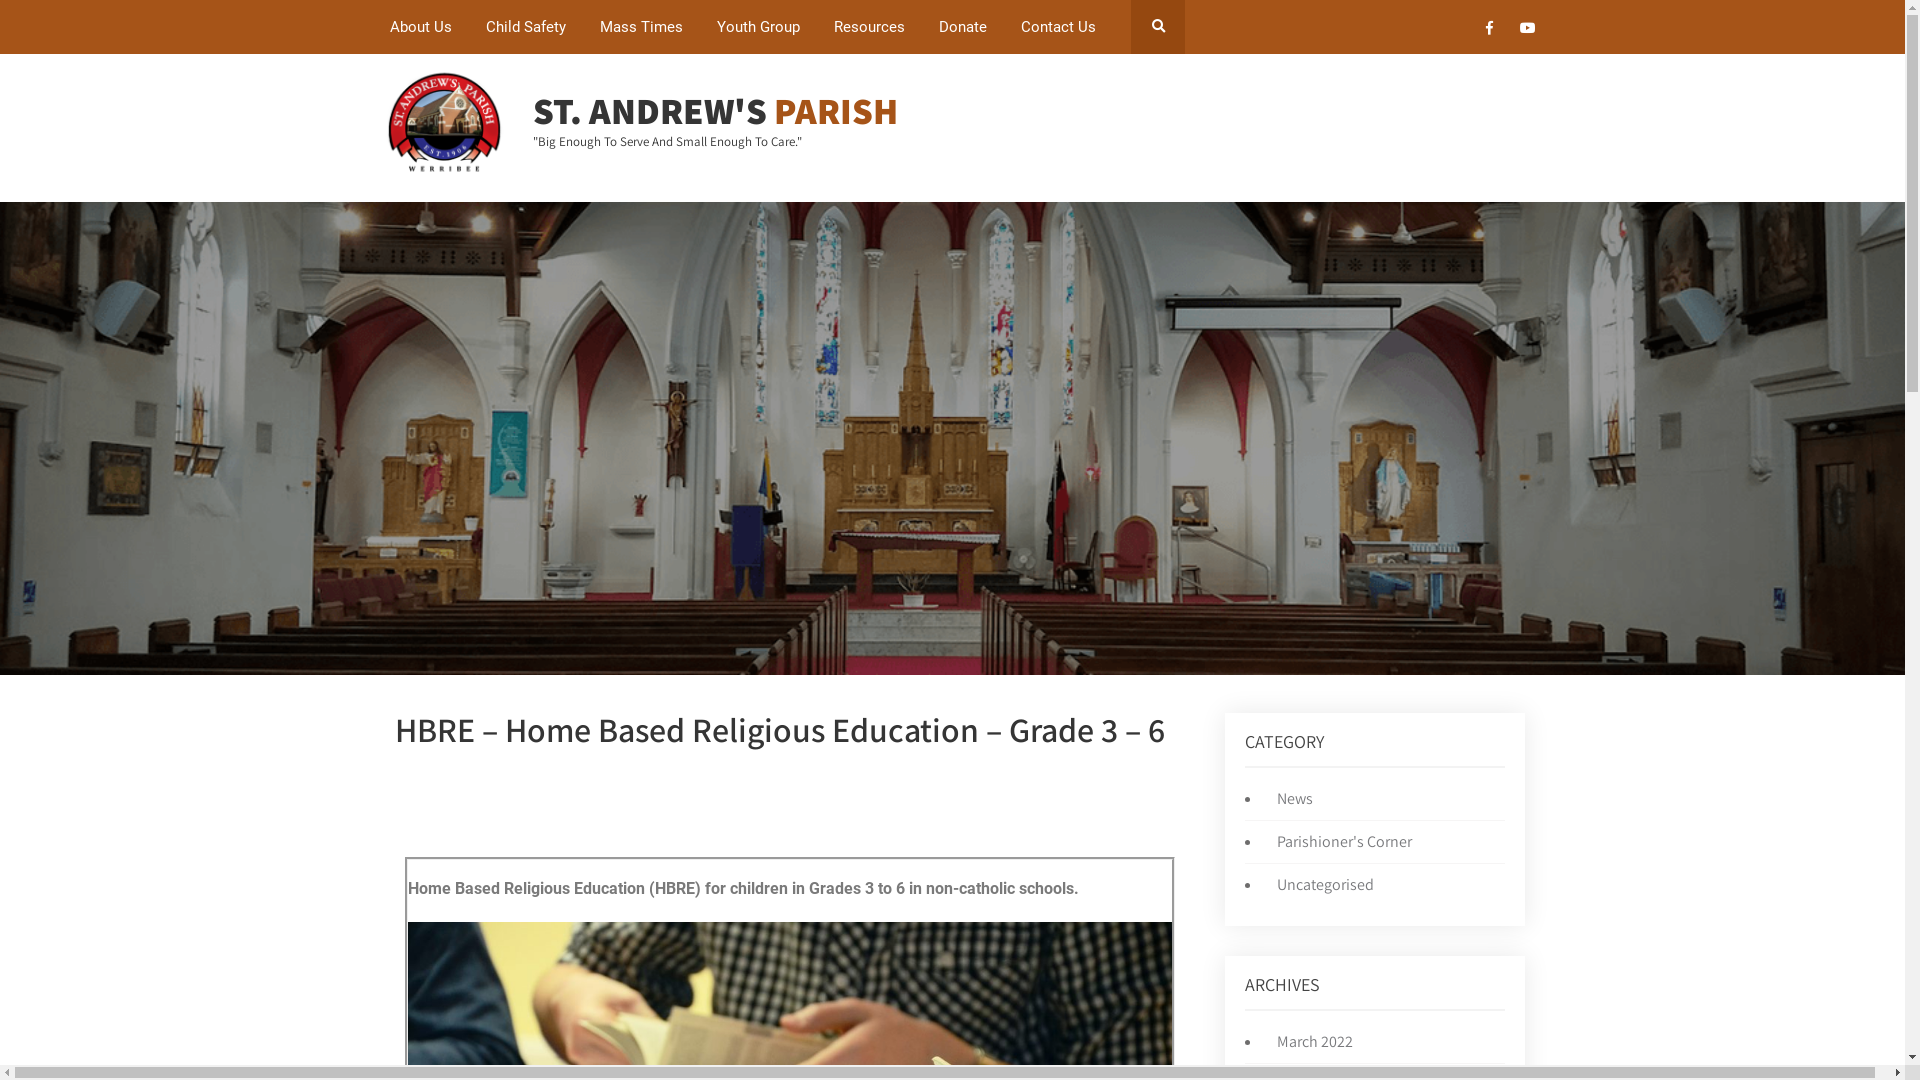  What do you see at coordinates (641, 27) in the screenshot?
I see `'Mass Times'` at bounding box center [641, 27].